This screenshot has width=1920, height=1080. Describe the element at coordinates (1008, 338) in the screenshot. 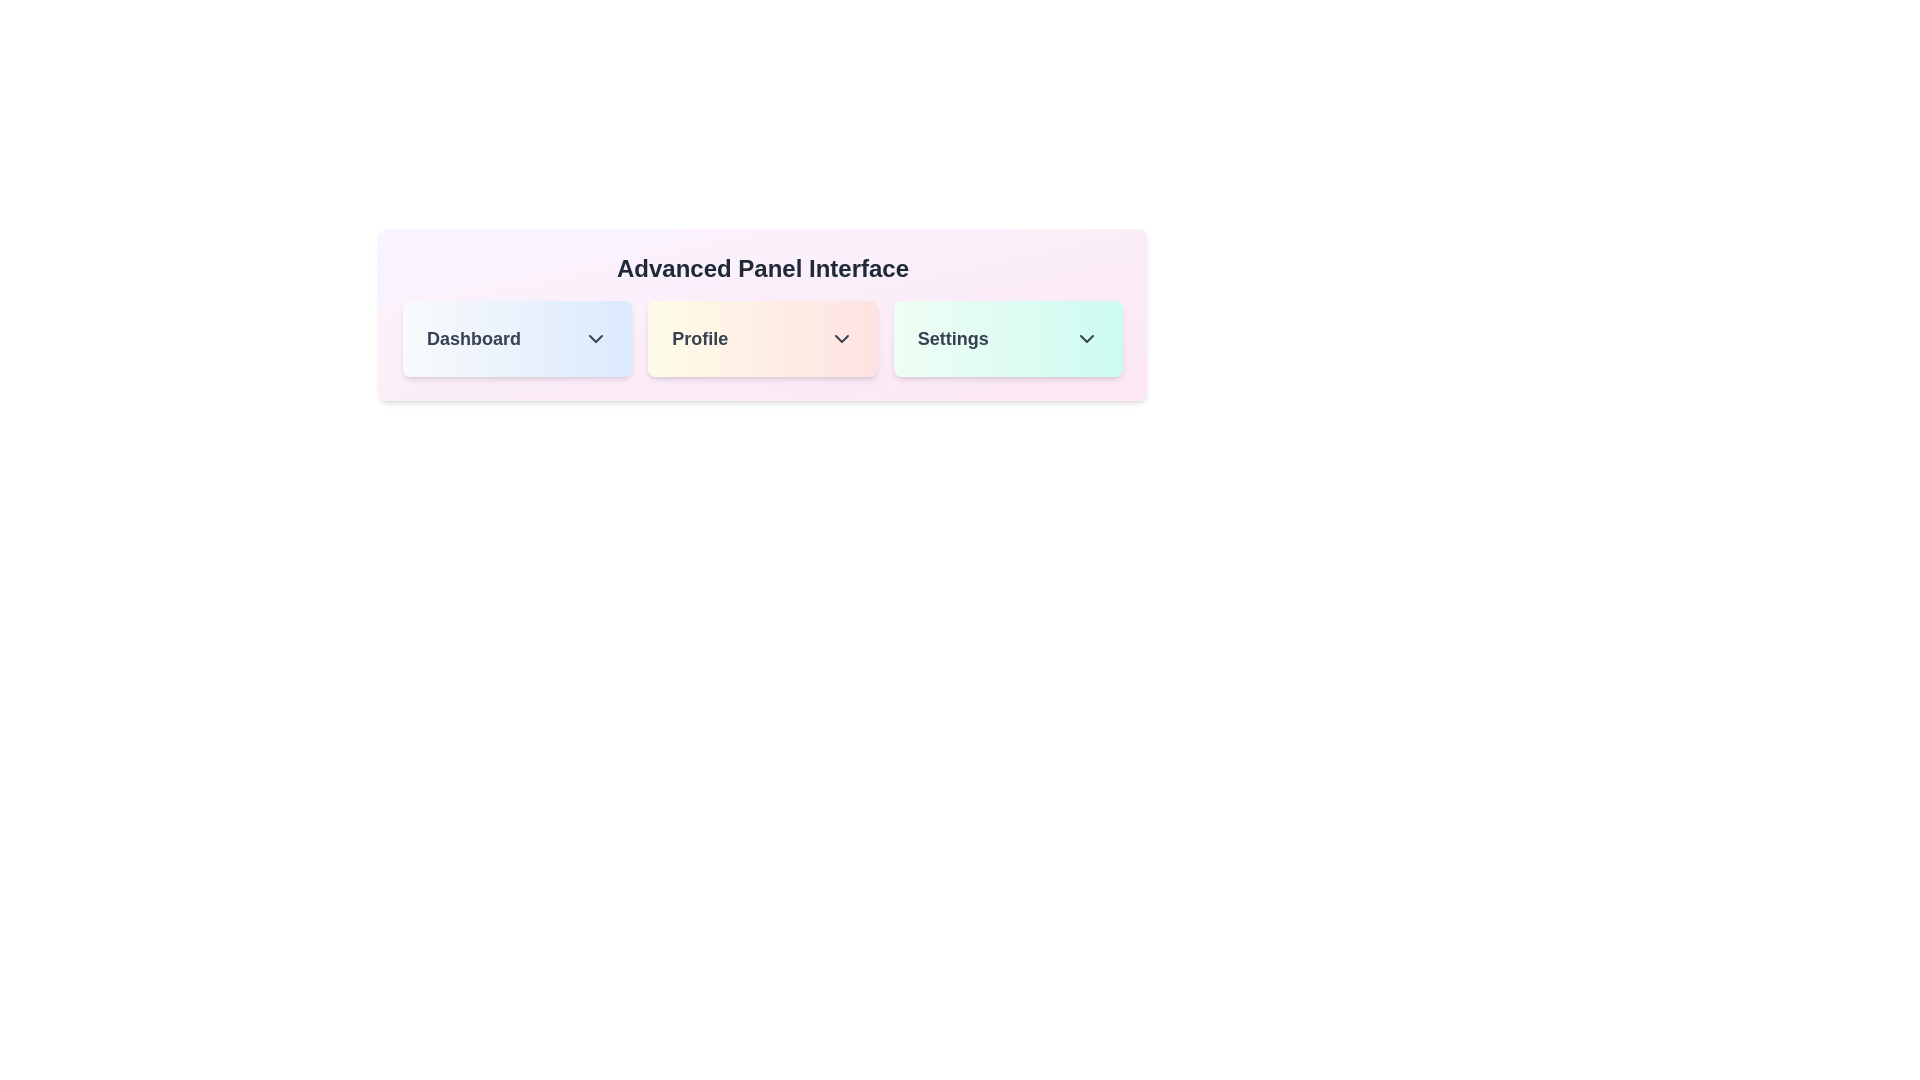

I see `the expanded grid item corresponding to Settings to collapse it` at that location.